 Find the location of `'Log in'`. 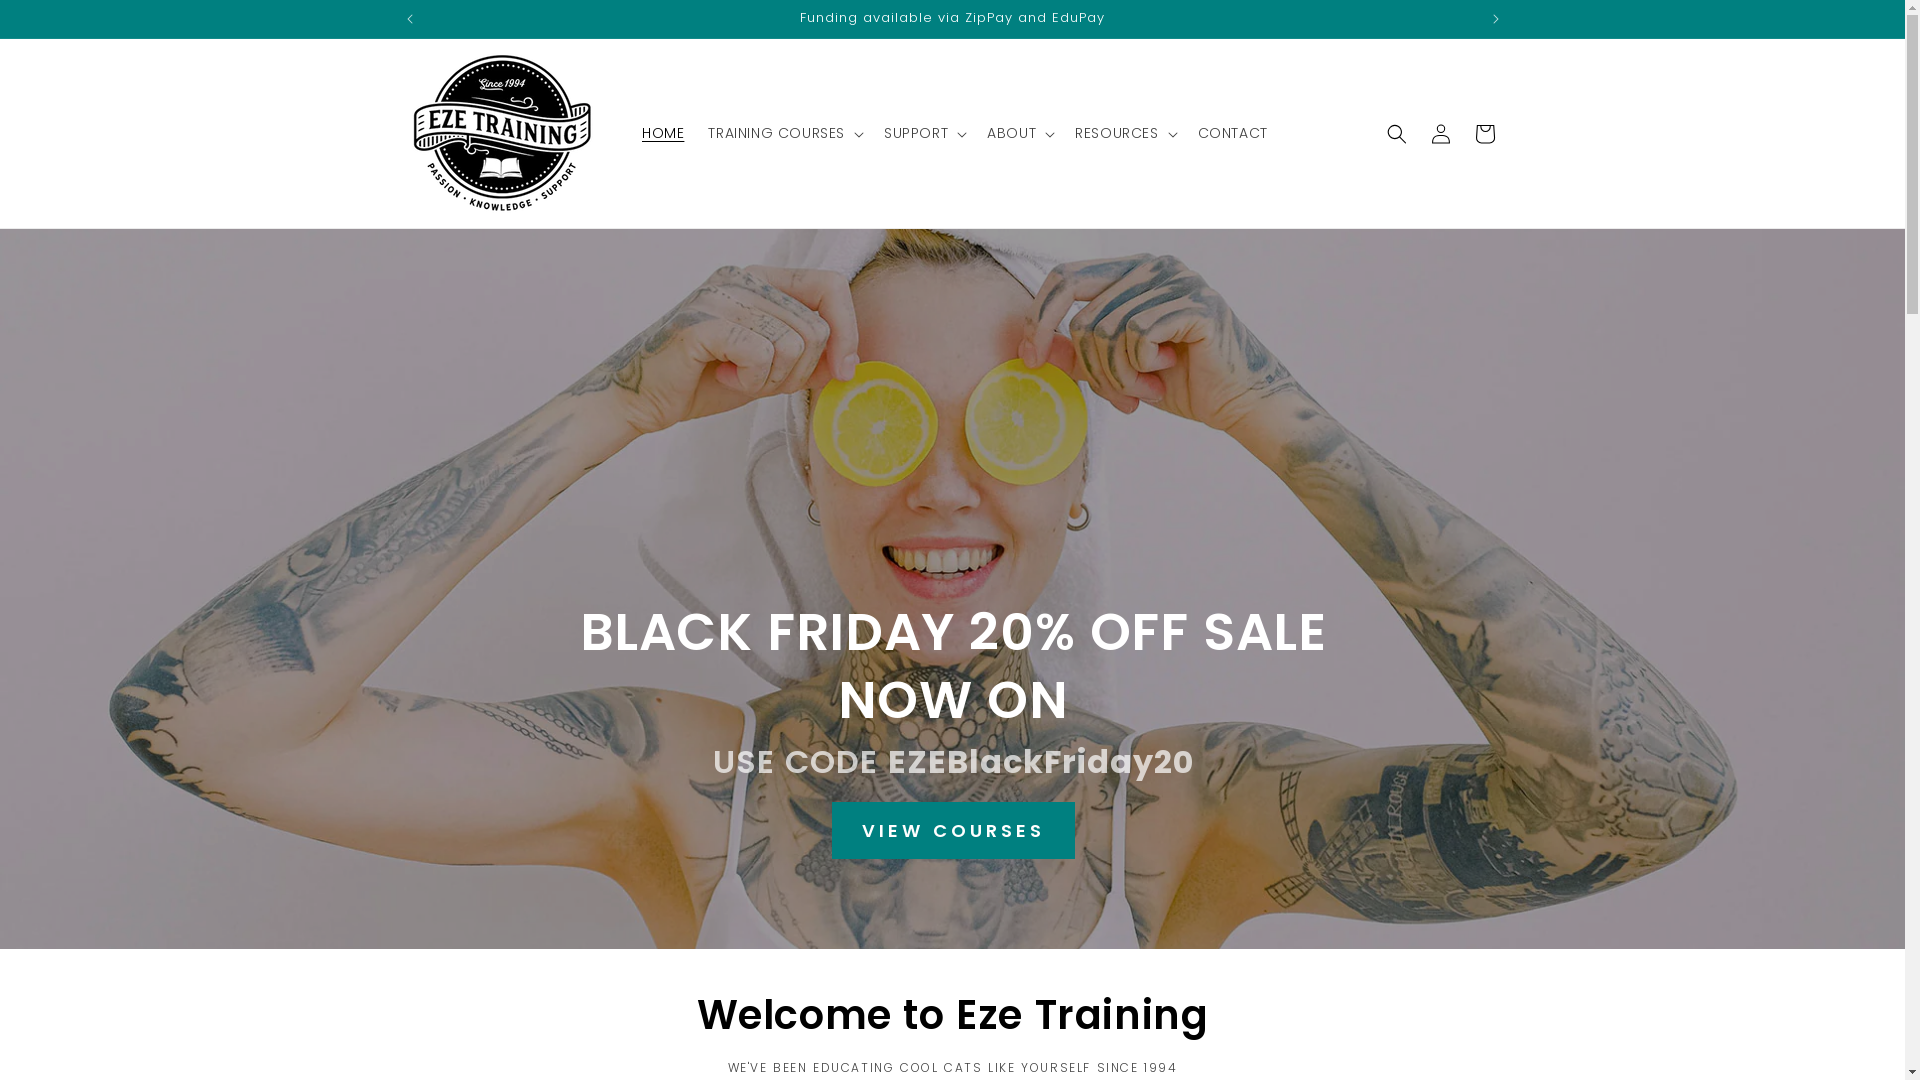

'Log in' is located at coordinates (1416, 134).